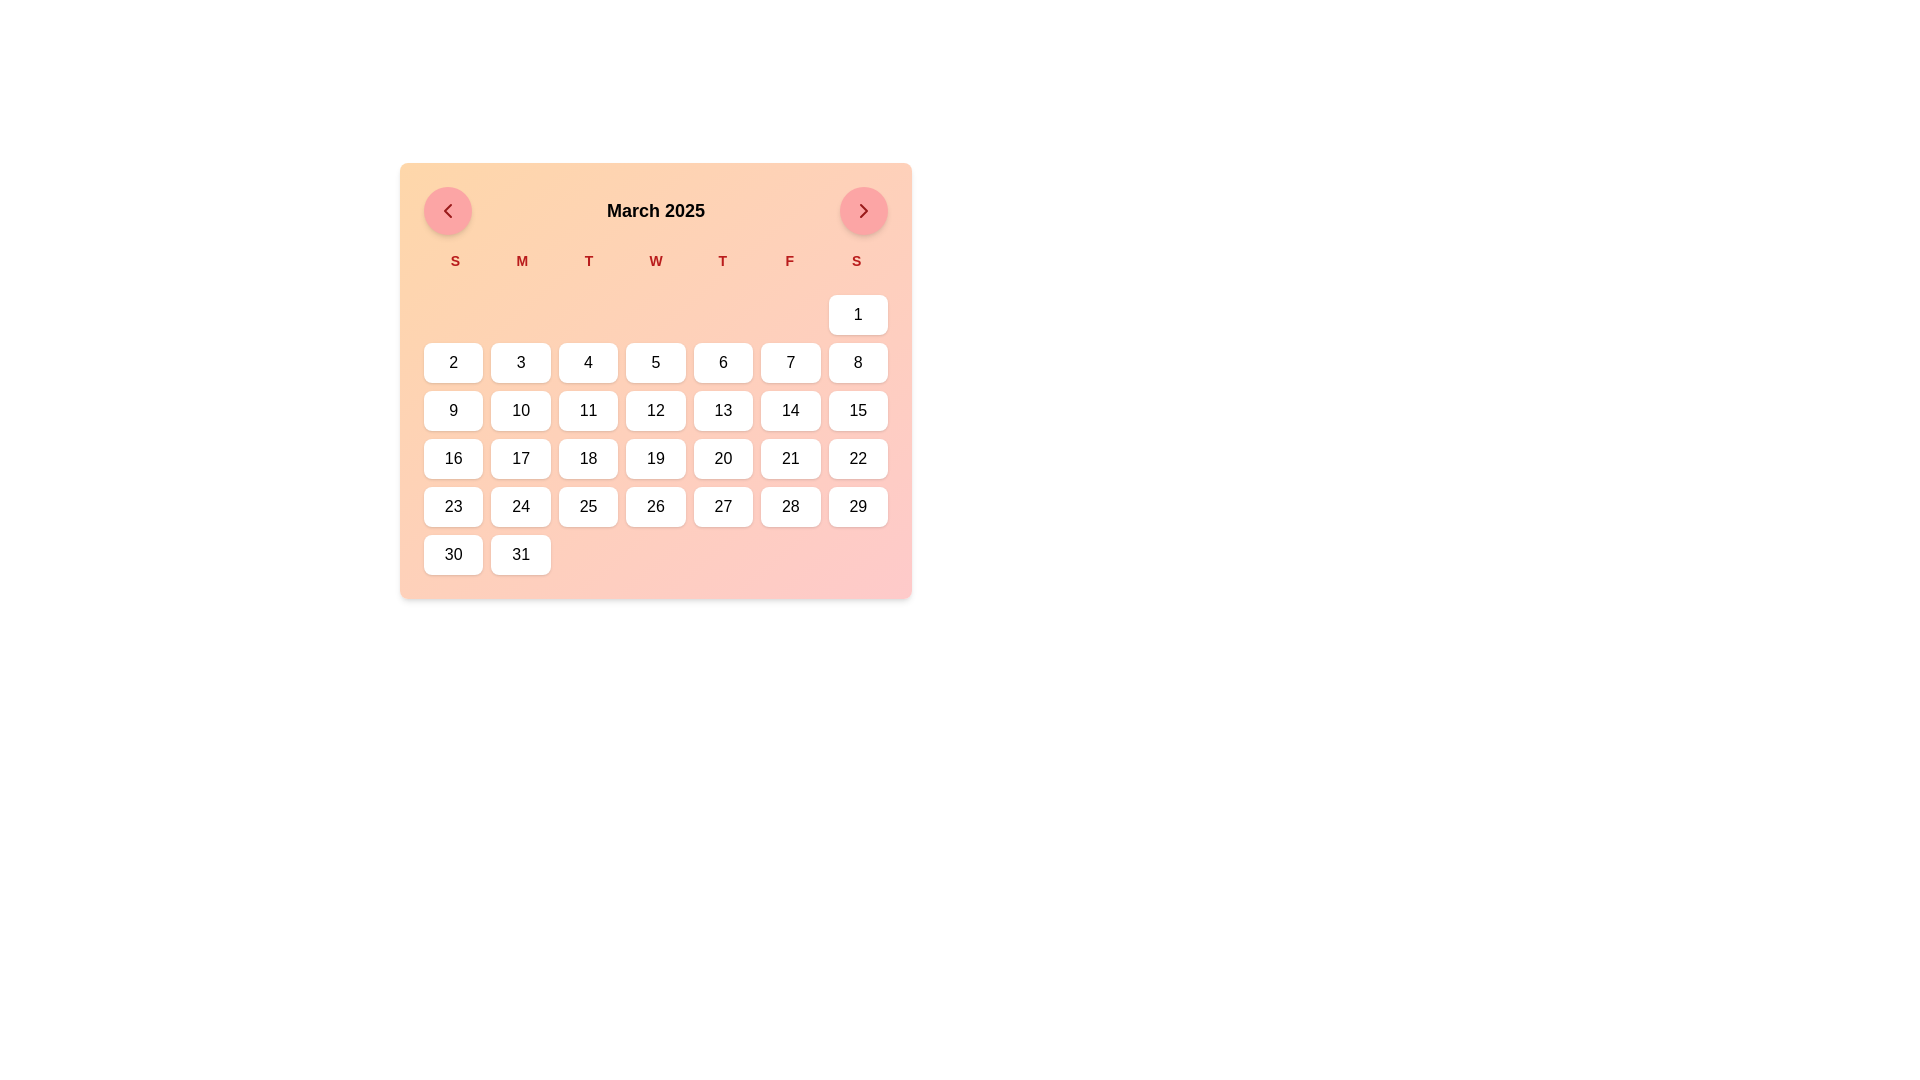 Image resolution: width=1920 pixels, height=1080 pixels. What do you see at coordinates (656, 211) in the screenshot?
I see `Text Label indicating the currently selected month and year in the calendar interface for additional details` at bounding box center [656, 211].